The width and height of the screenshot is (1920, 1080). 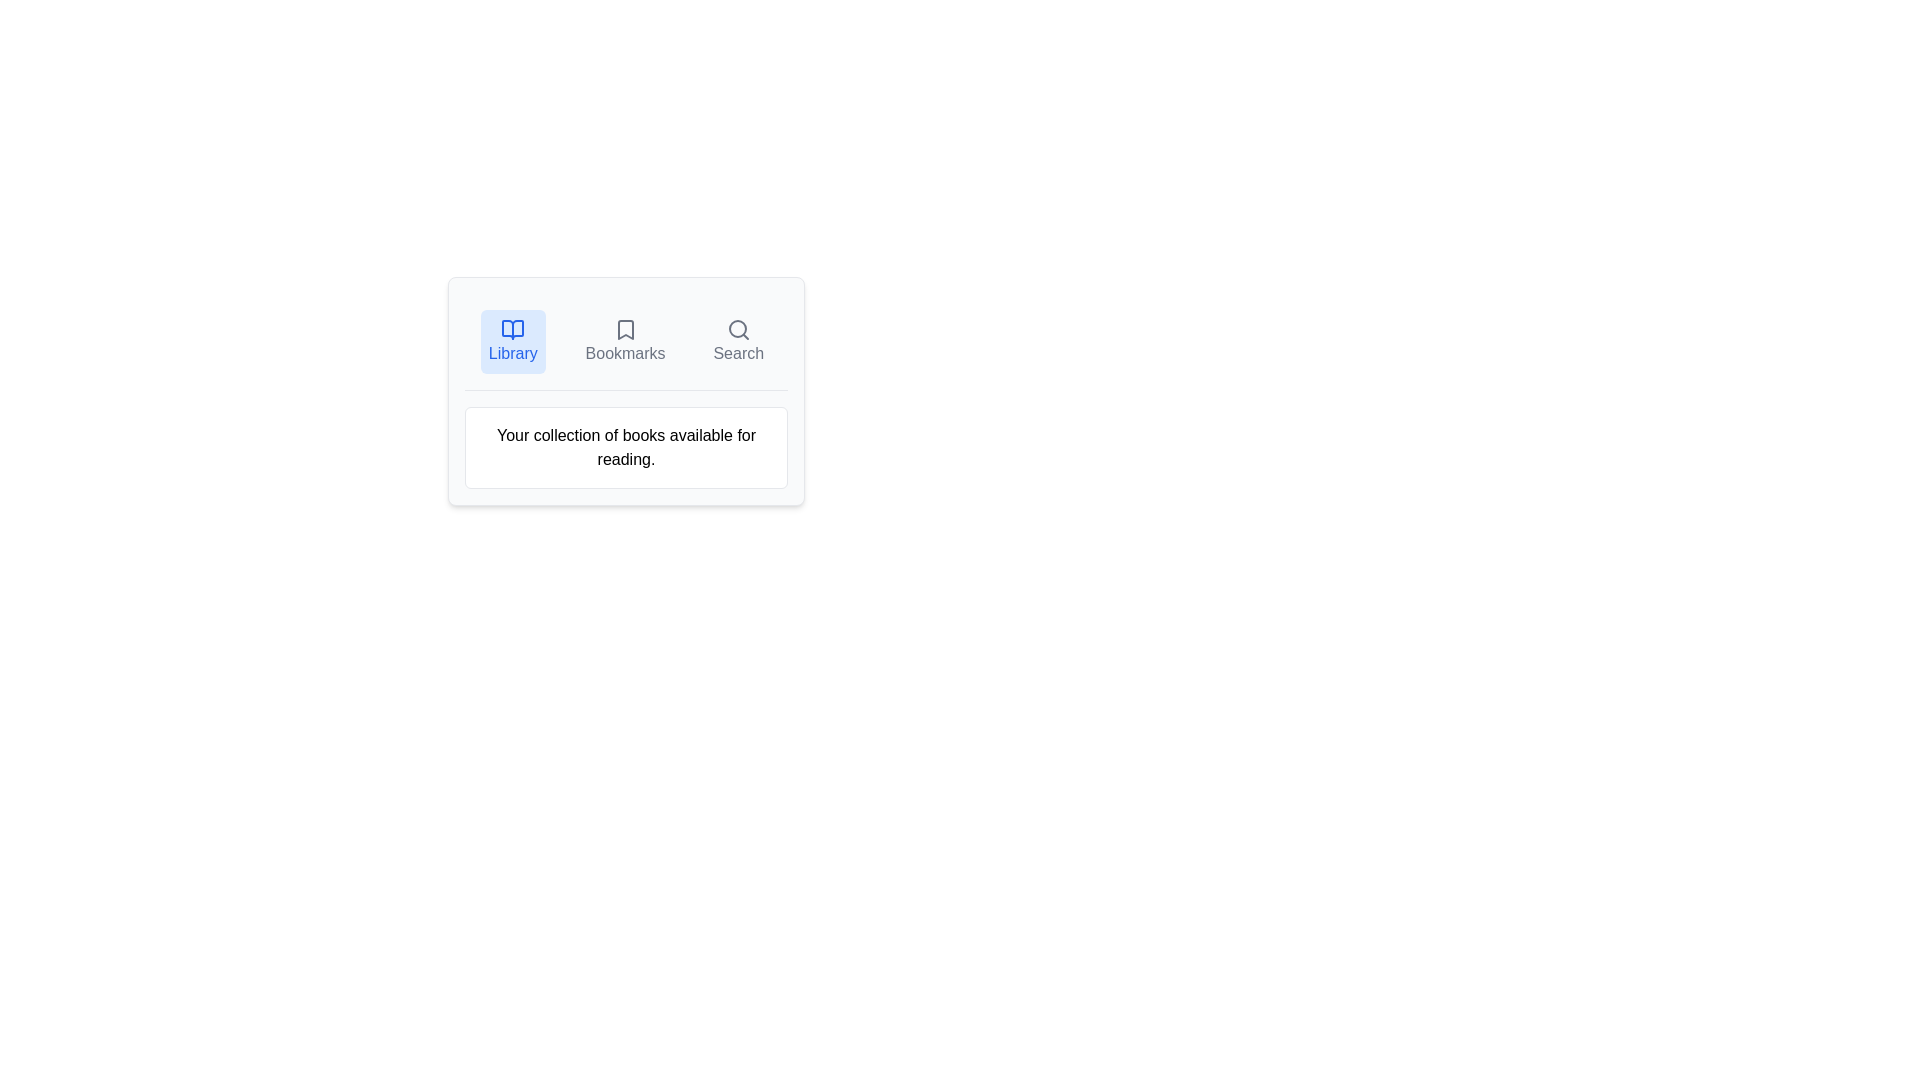 I want to click on the Search tab by clicking on the respective tab button, so click(x=737, y=341).